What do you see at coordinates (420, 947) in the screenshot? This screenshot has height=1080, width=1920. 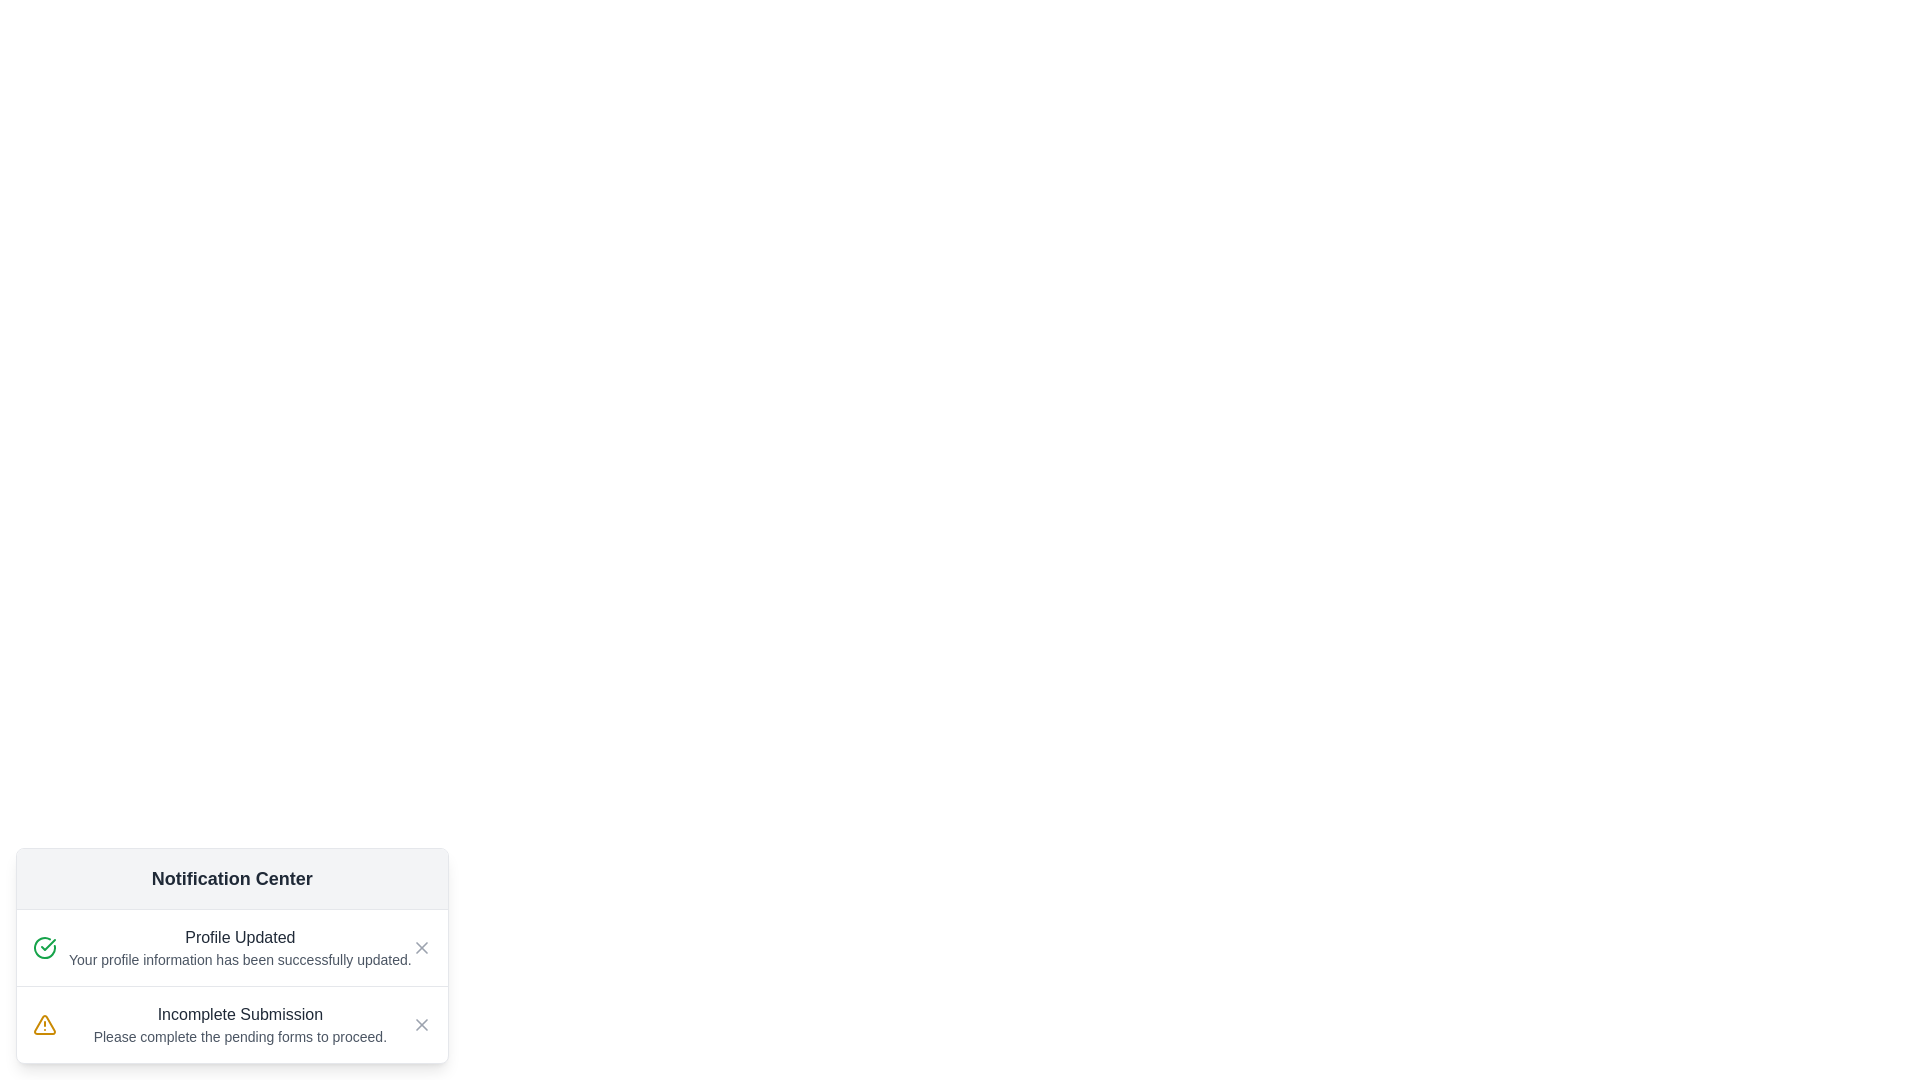 I see `the diagonal line segment that forms part of the 'X' icon in the top-right corner of the 'Profile Updated' notification` at bounding box center [420, 947].